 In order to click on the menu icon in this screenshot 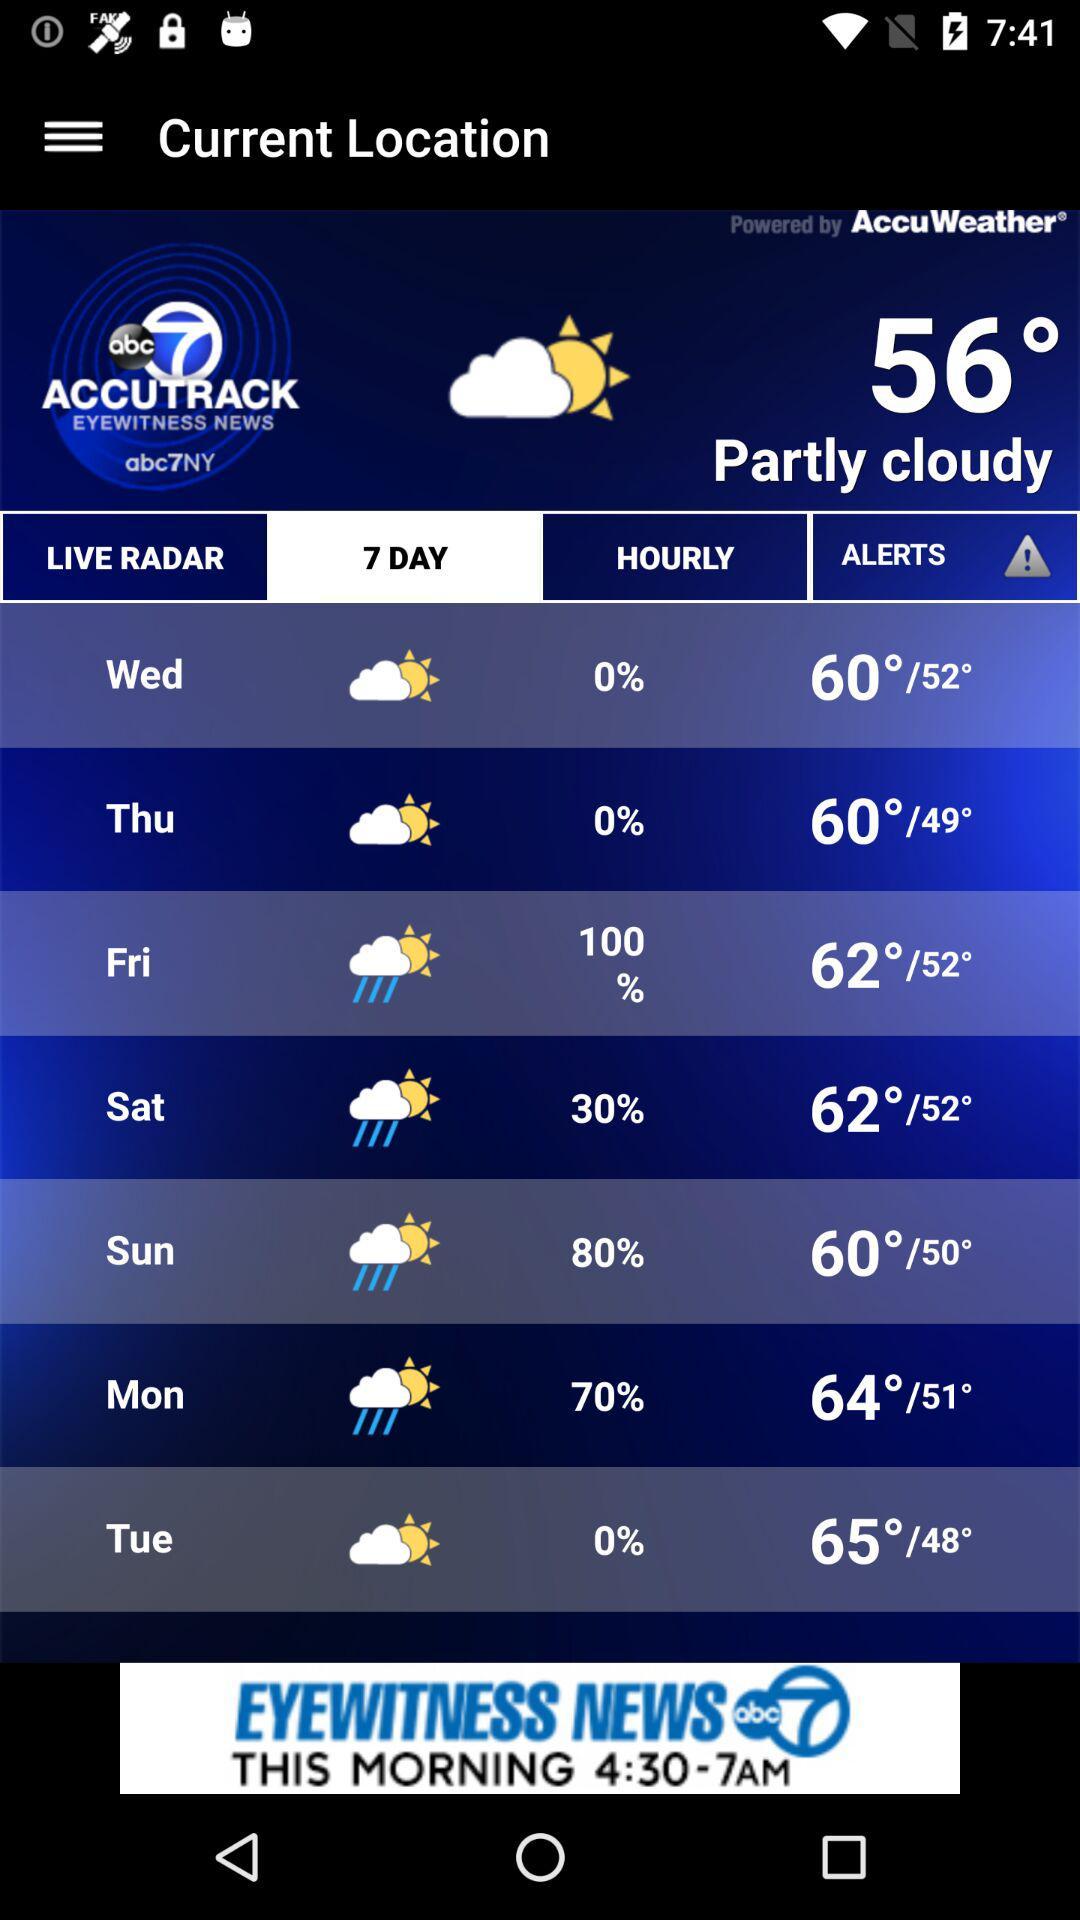, I will do `click(72, 135)`.